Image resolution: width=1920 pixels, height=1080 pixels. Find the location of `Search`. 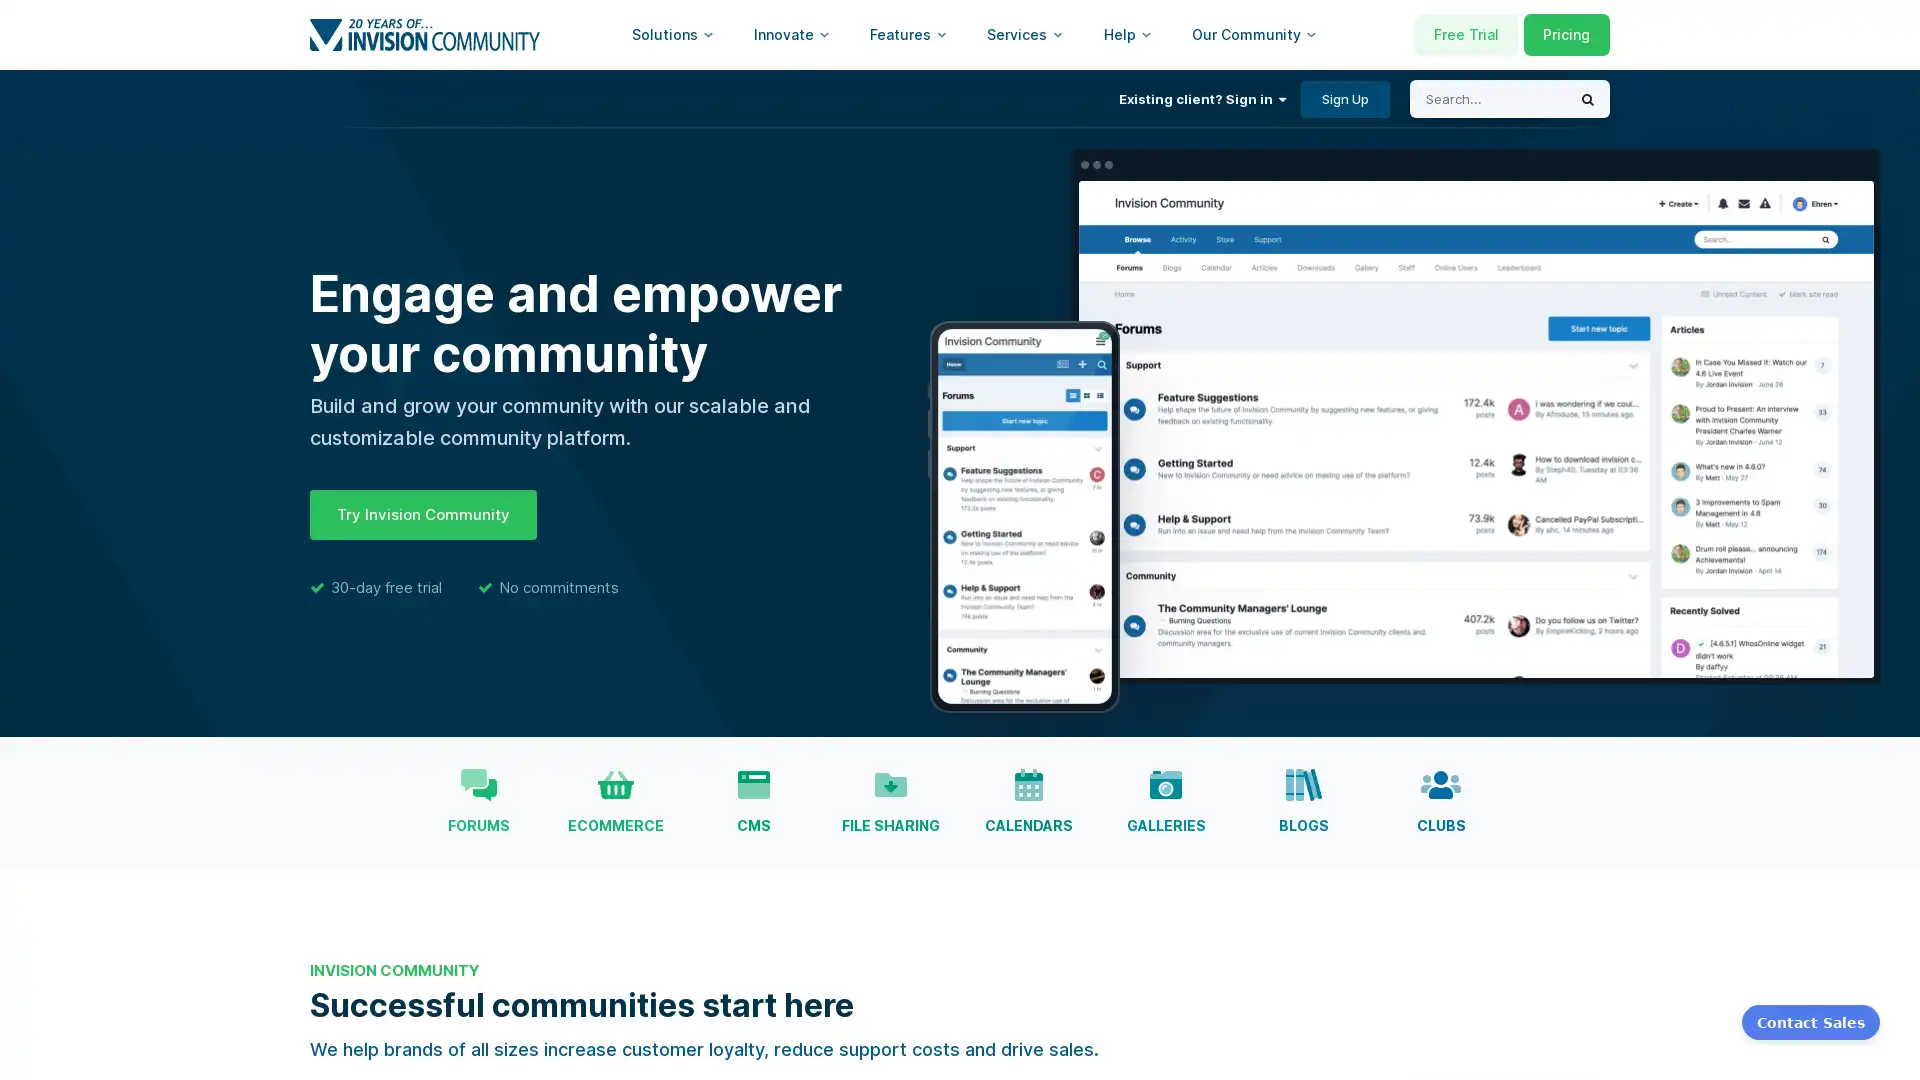

Search is located at coordinates (1587, 99).